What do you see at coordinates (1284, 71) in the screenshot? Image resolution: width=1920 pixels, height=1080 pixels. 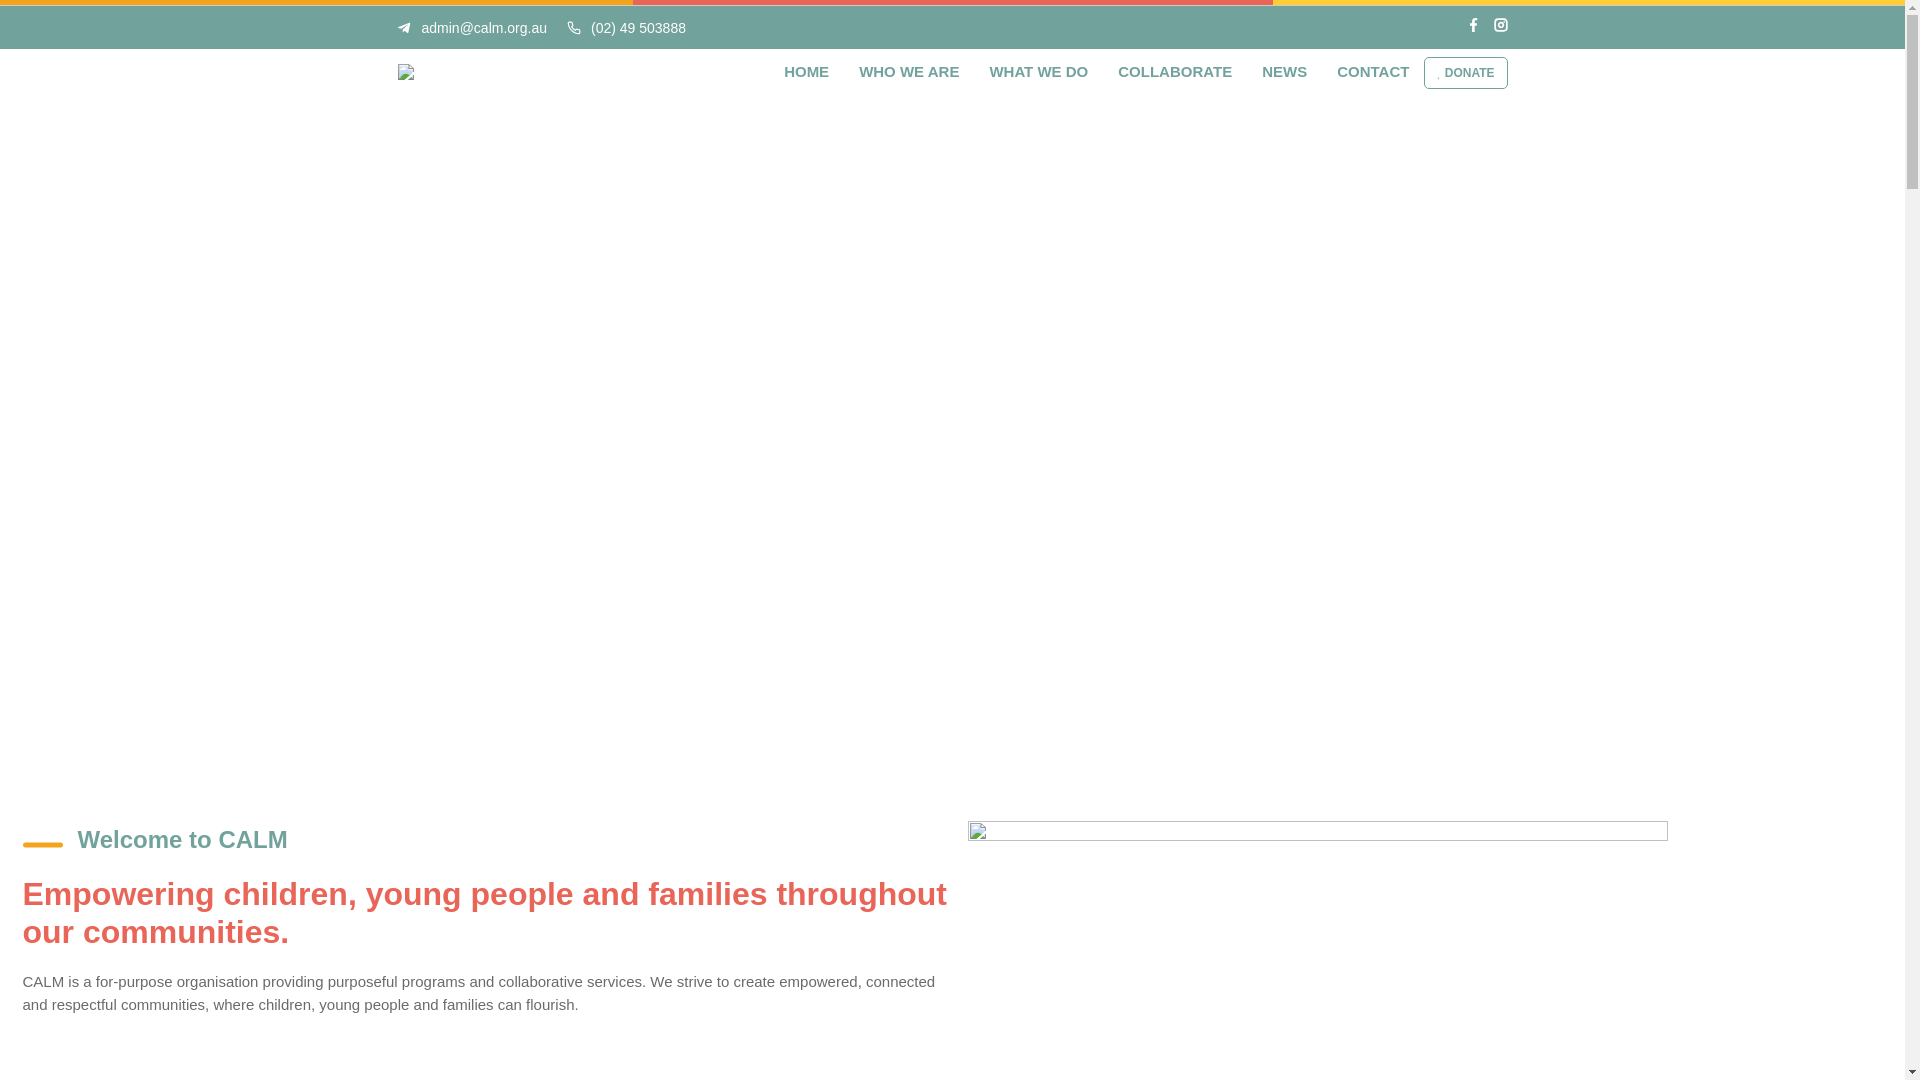 I see `'NEWS'` at bounding box center [1284, 71].